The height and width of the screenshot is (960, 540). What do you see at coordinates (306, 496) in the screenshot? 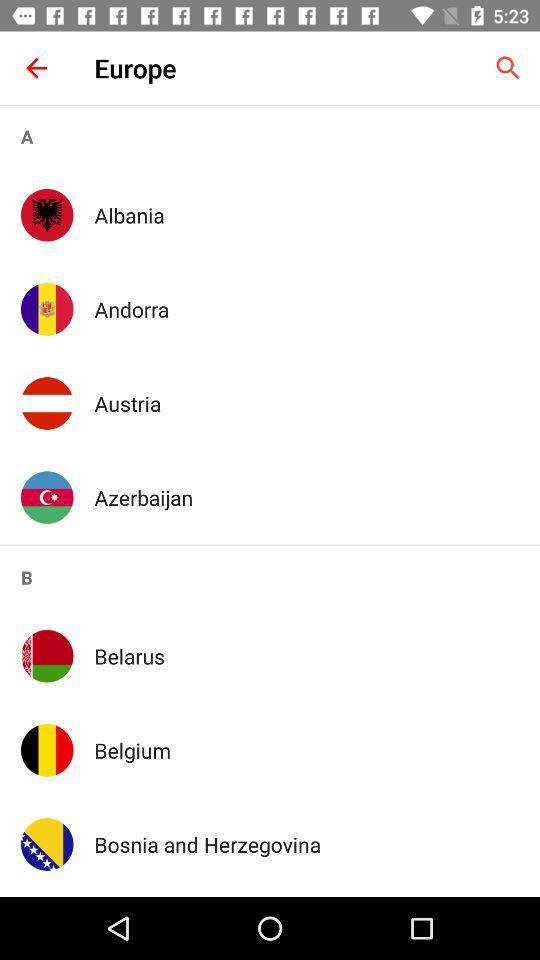
I see `azerbaijan app` at bounding box center [306, 496].